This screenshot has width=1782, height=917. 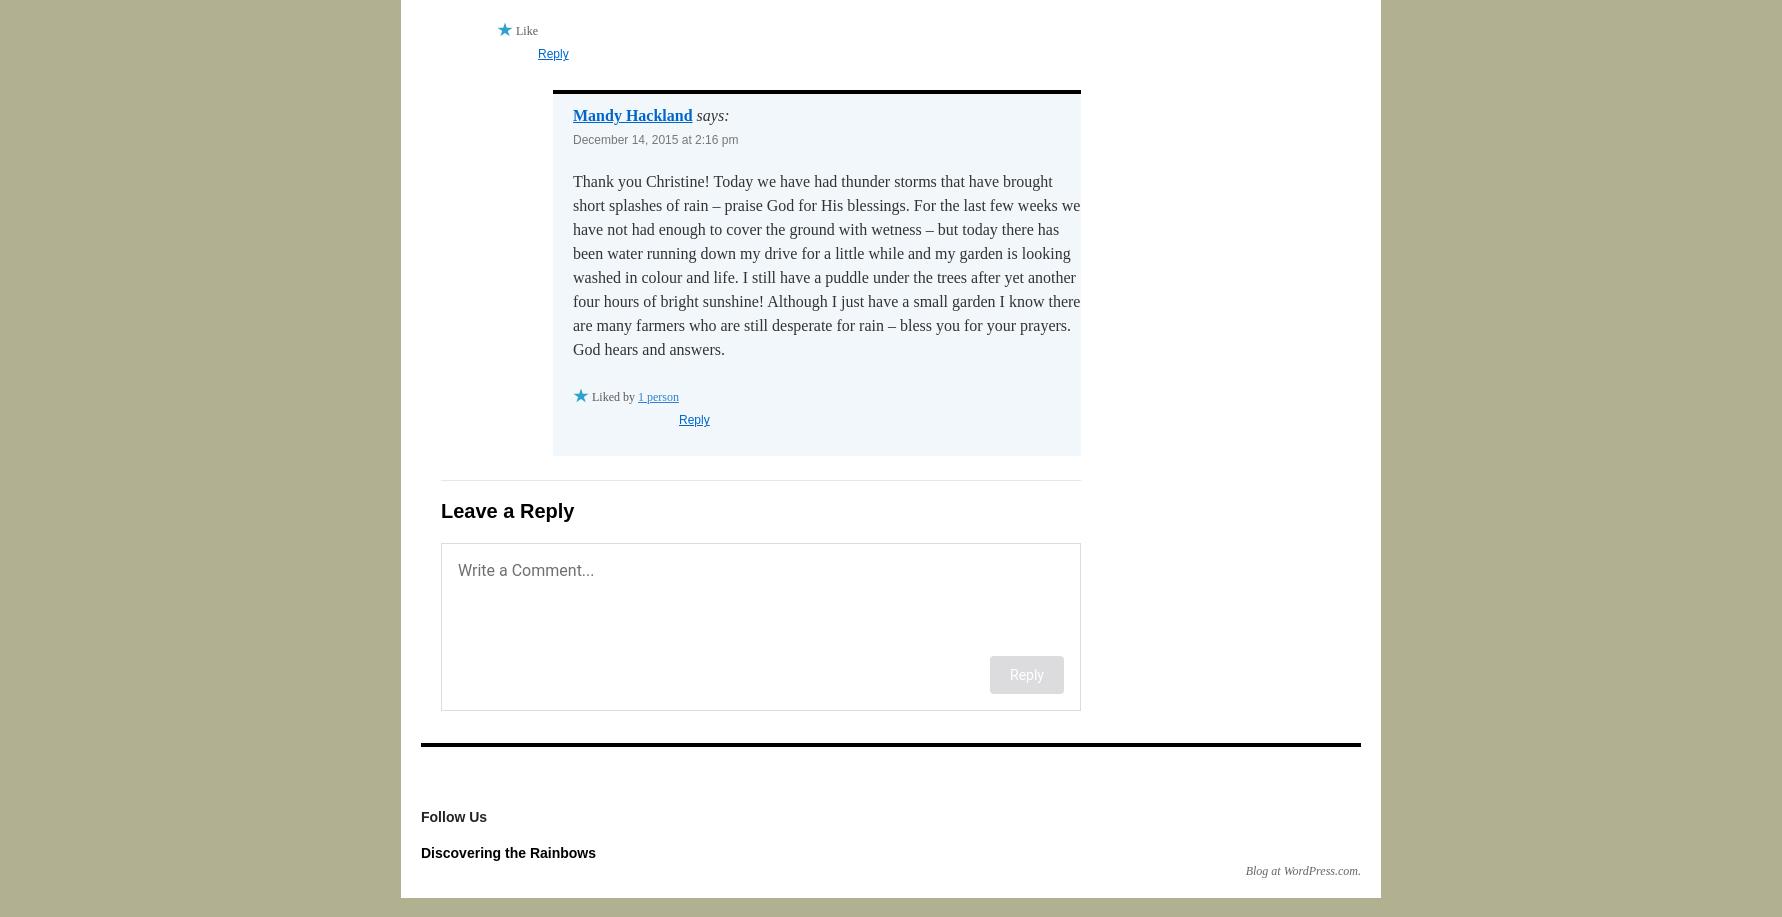 What do you see at coordinates (441, 510) in the screenshot?
I see `'Leave a Reply'` at bounding box center [441, 510].